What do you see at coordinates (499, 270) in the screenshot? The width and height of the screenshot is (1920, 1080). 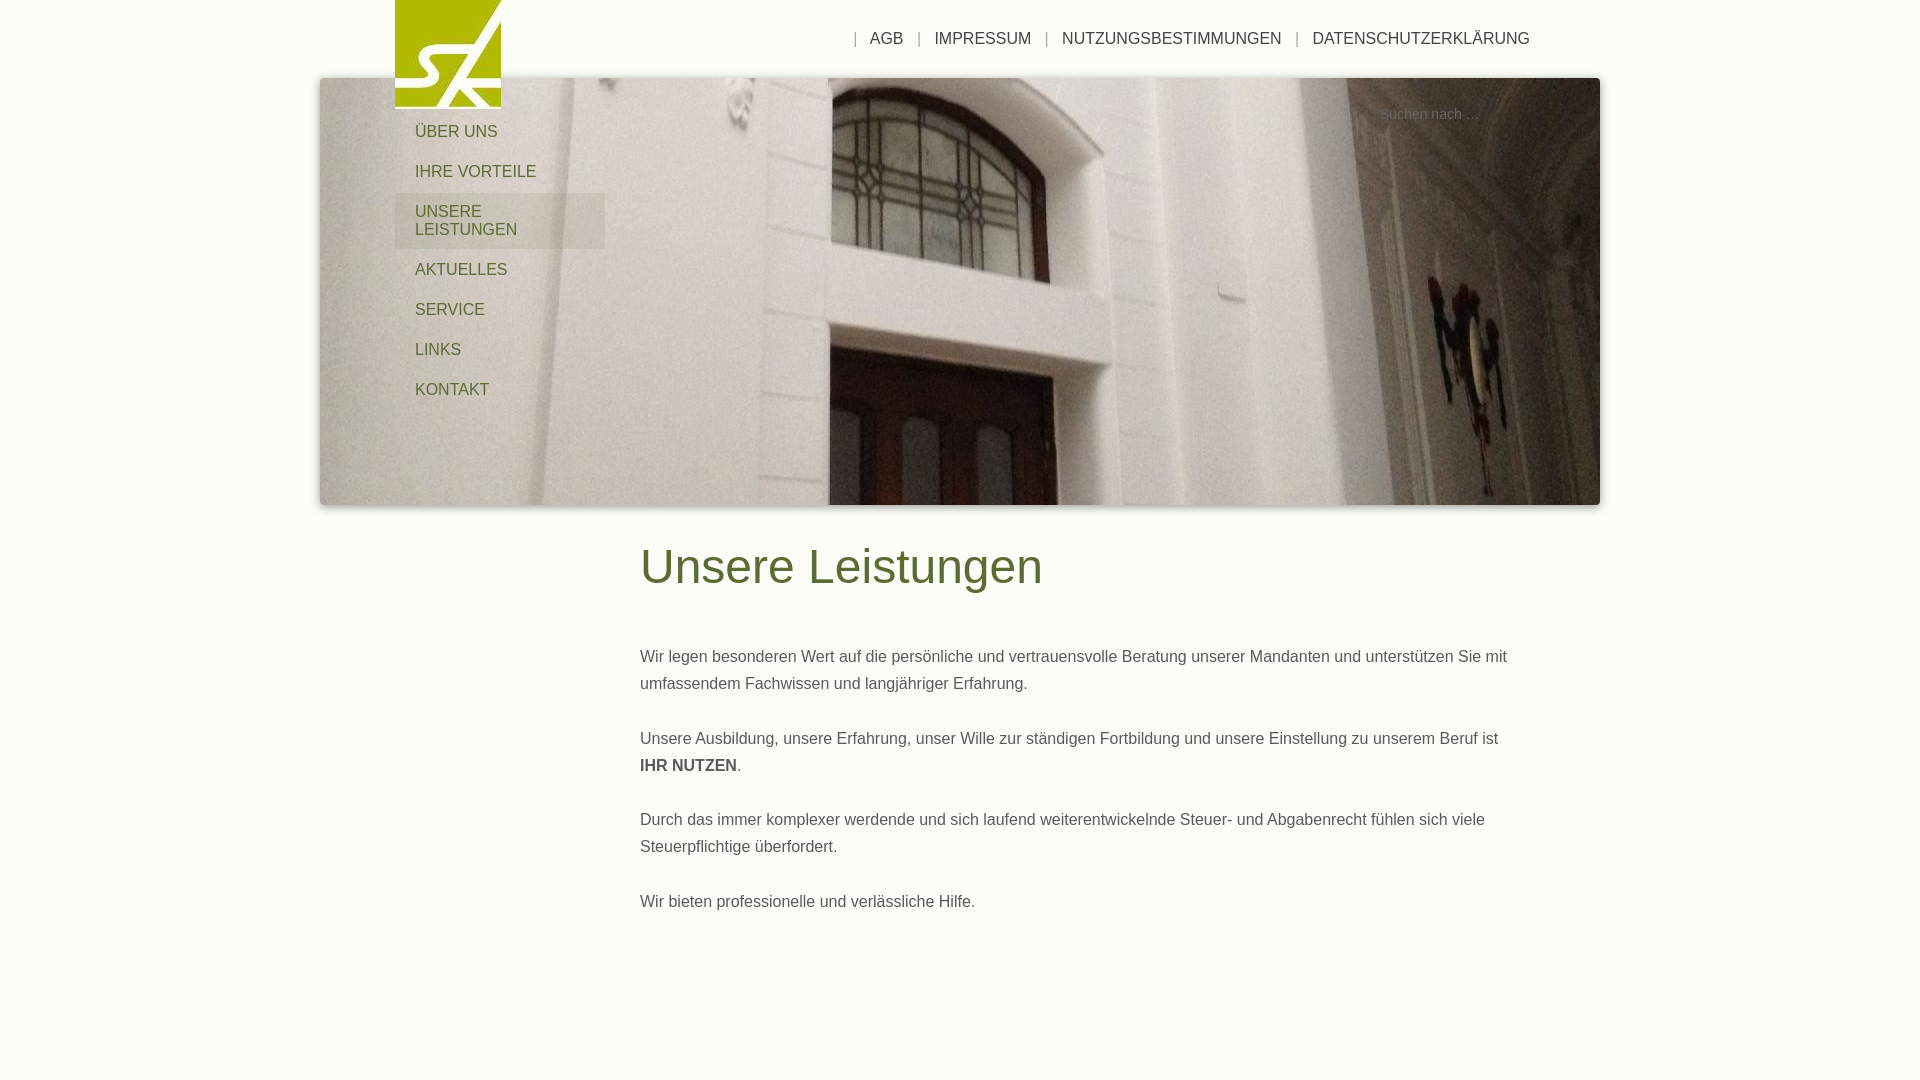 I see `'AKTUELLES'` at bounding box center [499, 270].